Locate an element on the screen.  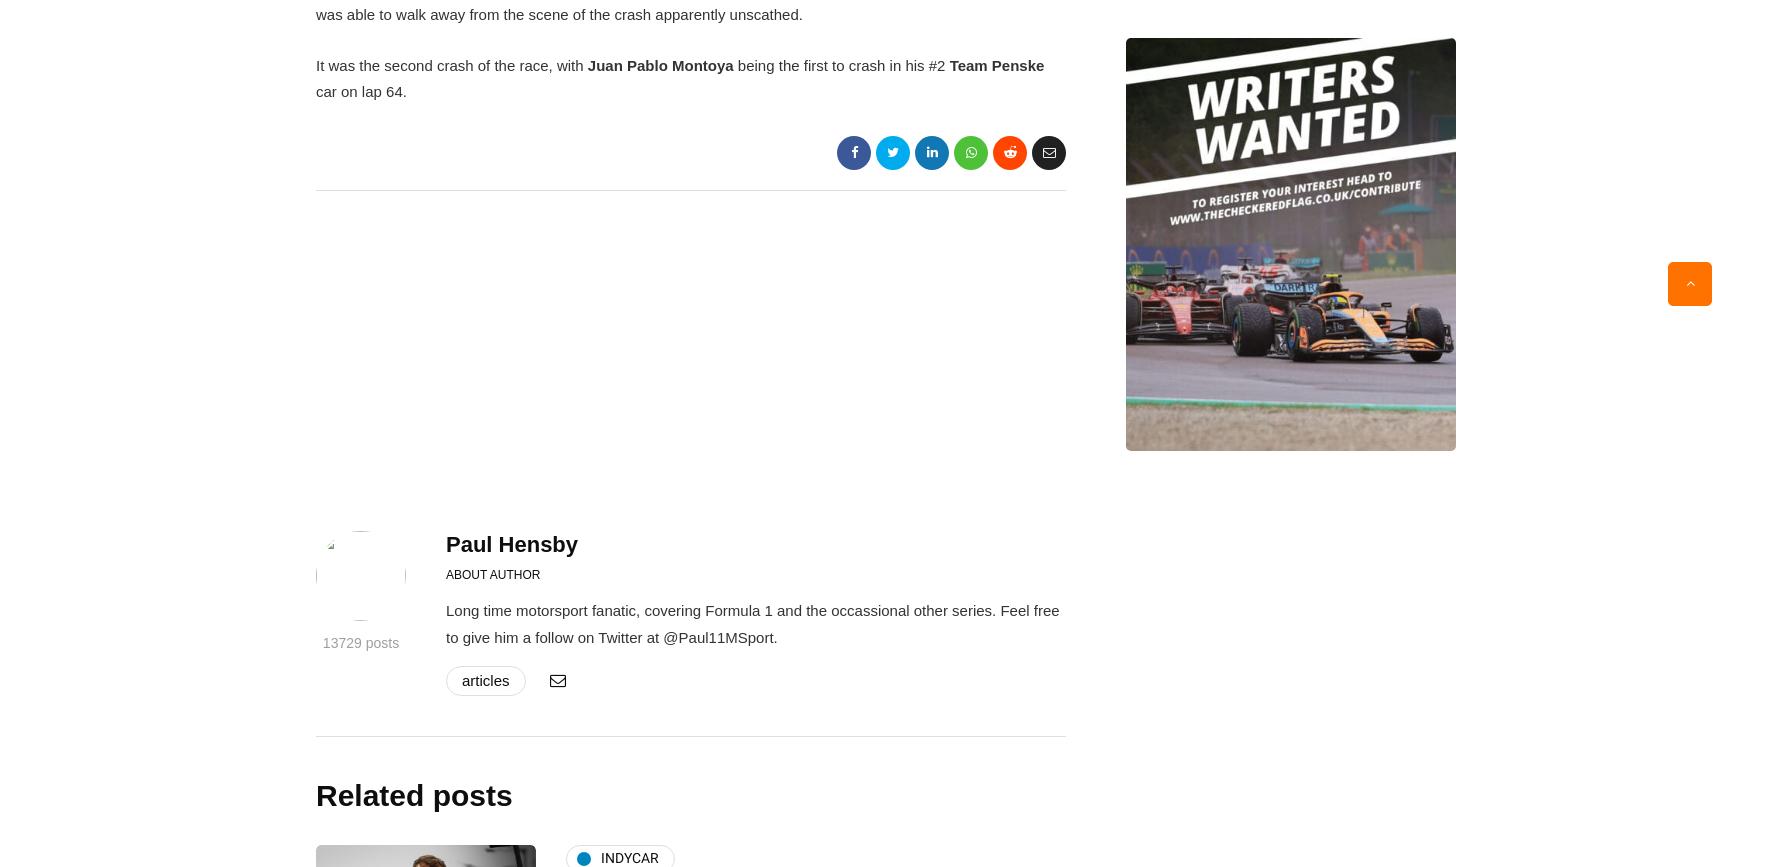
'It was the second crash of the race, with' is located at coordinates (314, 65).